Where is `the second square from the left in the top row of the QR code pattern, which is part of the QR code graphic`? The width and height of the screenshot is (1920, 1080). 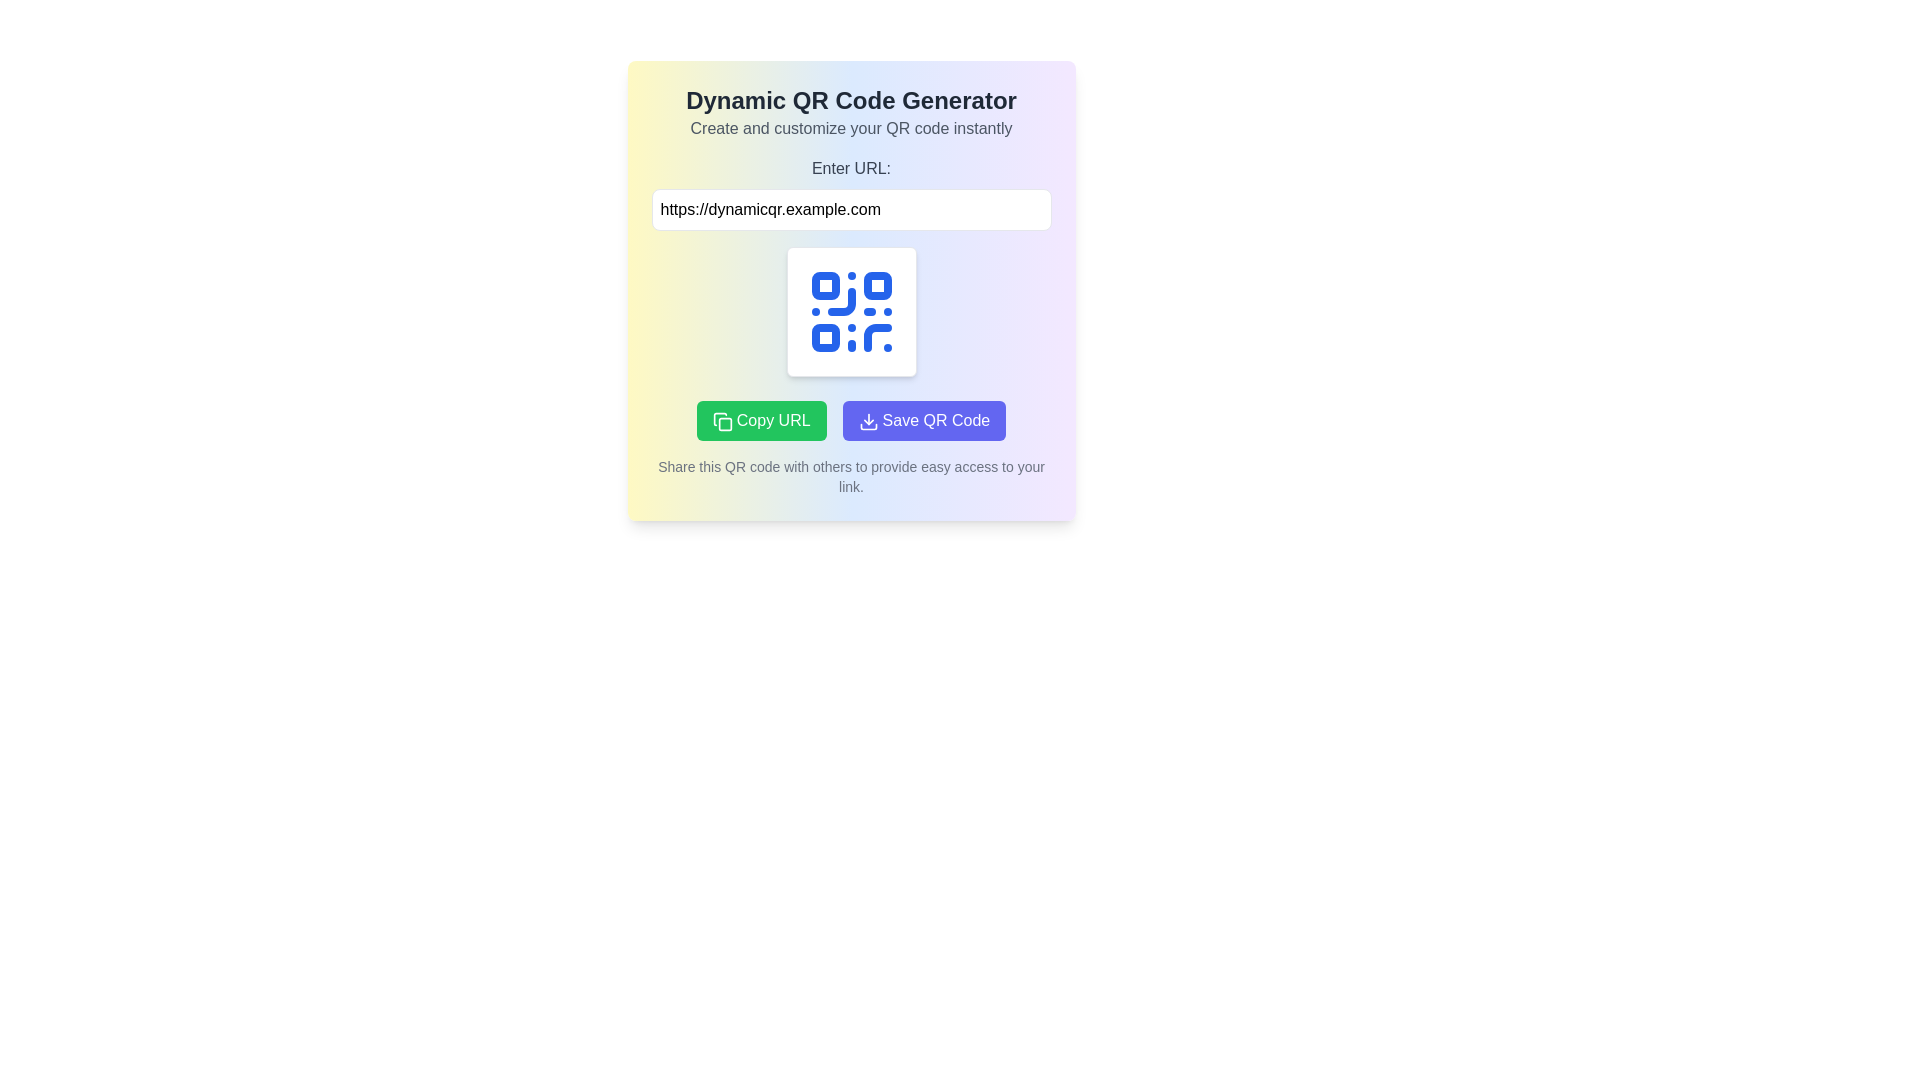
the second square from the left in the top row of the QR code pattern, which is part of the QR code graphic is located at coordinates (877, 285).